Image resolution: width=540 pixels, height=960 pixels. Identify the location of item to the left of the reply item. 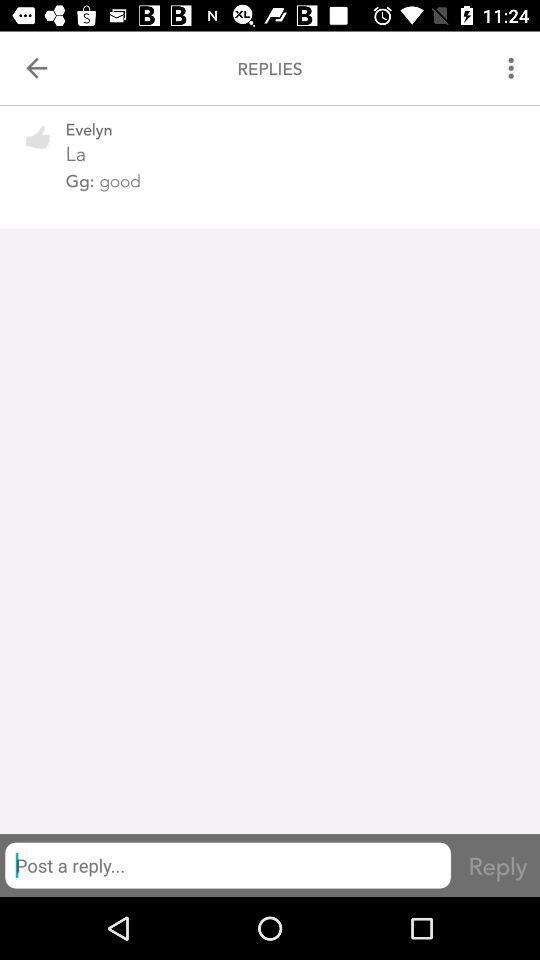
(226, 864).